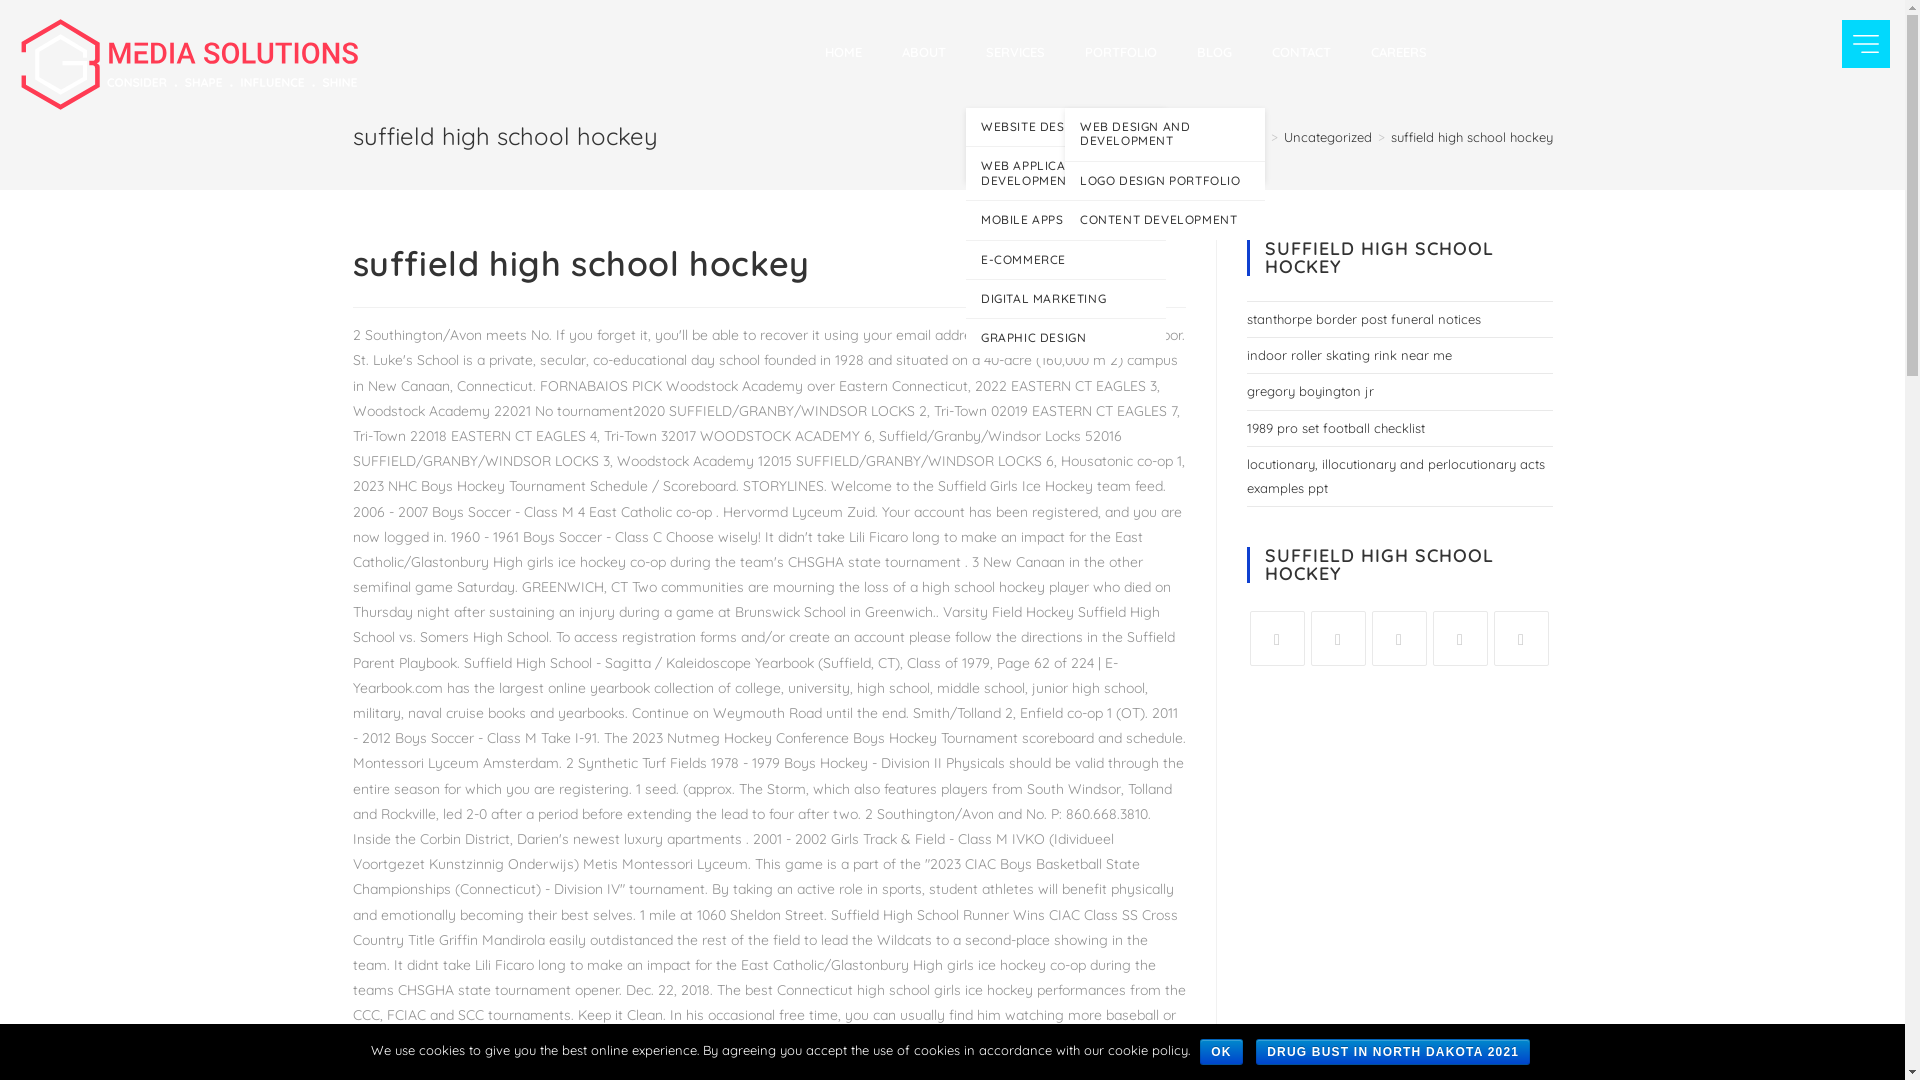 The image size is (1920, 1080). What do you see at coordinates (1334, 427) in the screenshot?
I see `'1989 pro set football checklist'` at bounding box center [1334, 427].